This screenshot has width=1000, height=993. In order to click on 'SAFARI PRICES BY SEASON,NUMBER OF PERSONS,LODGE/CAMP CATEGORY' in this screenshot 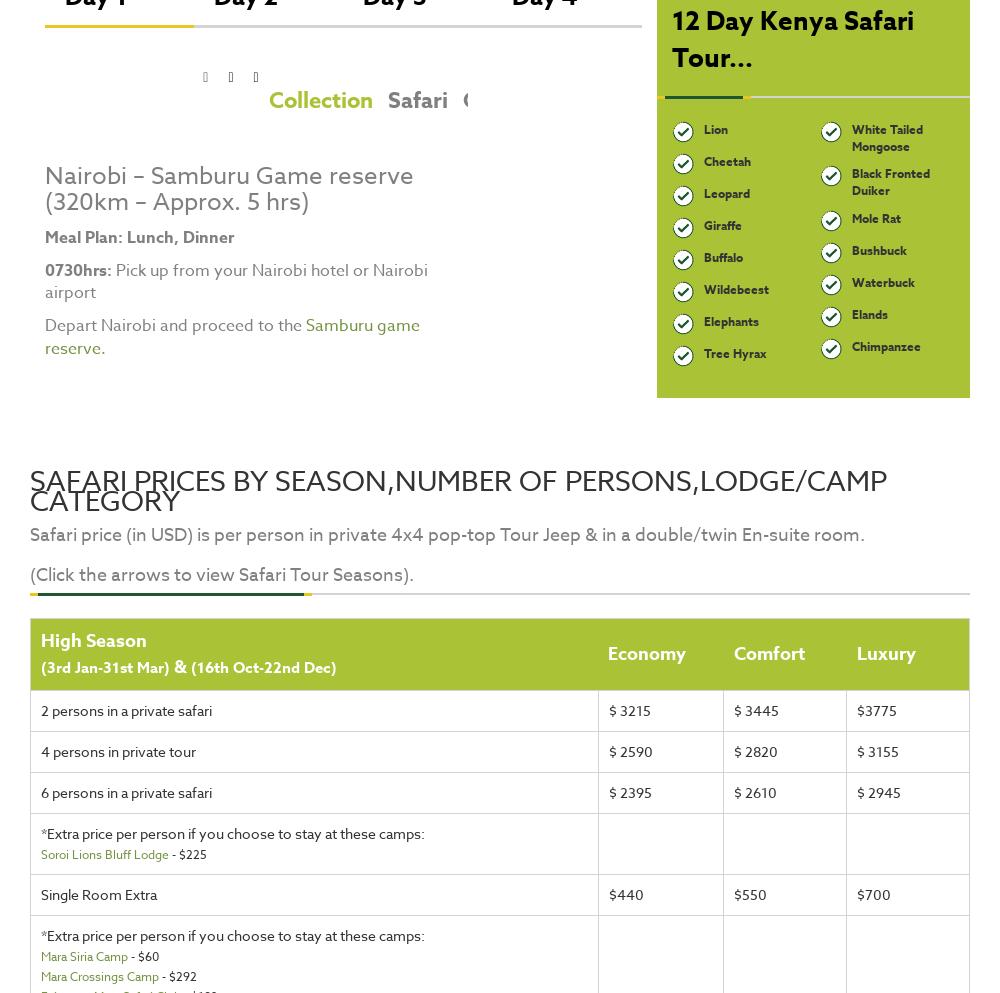, I will do `click(457, 490)`.